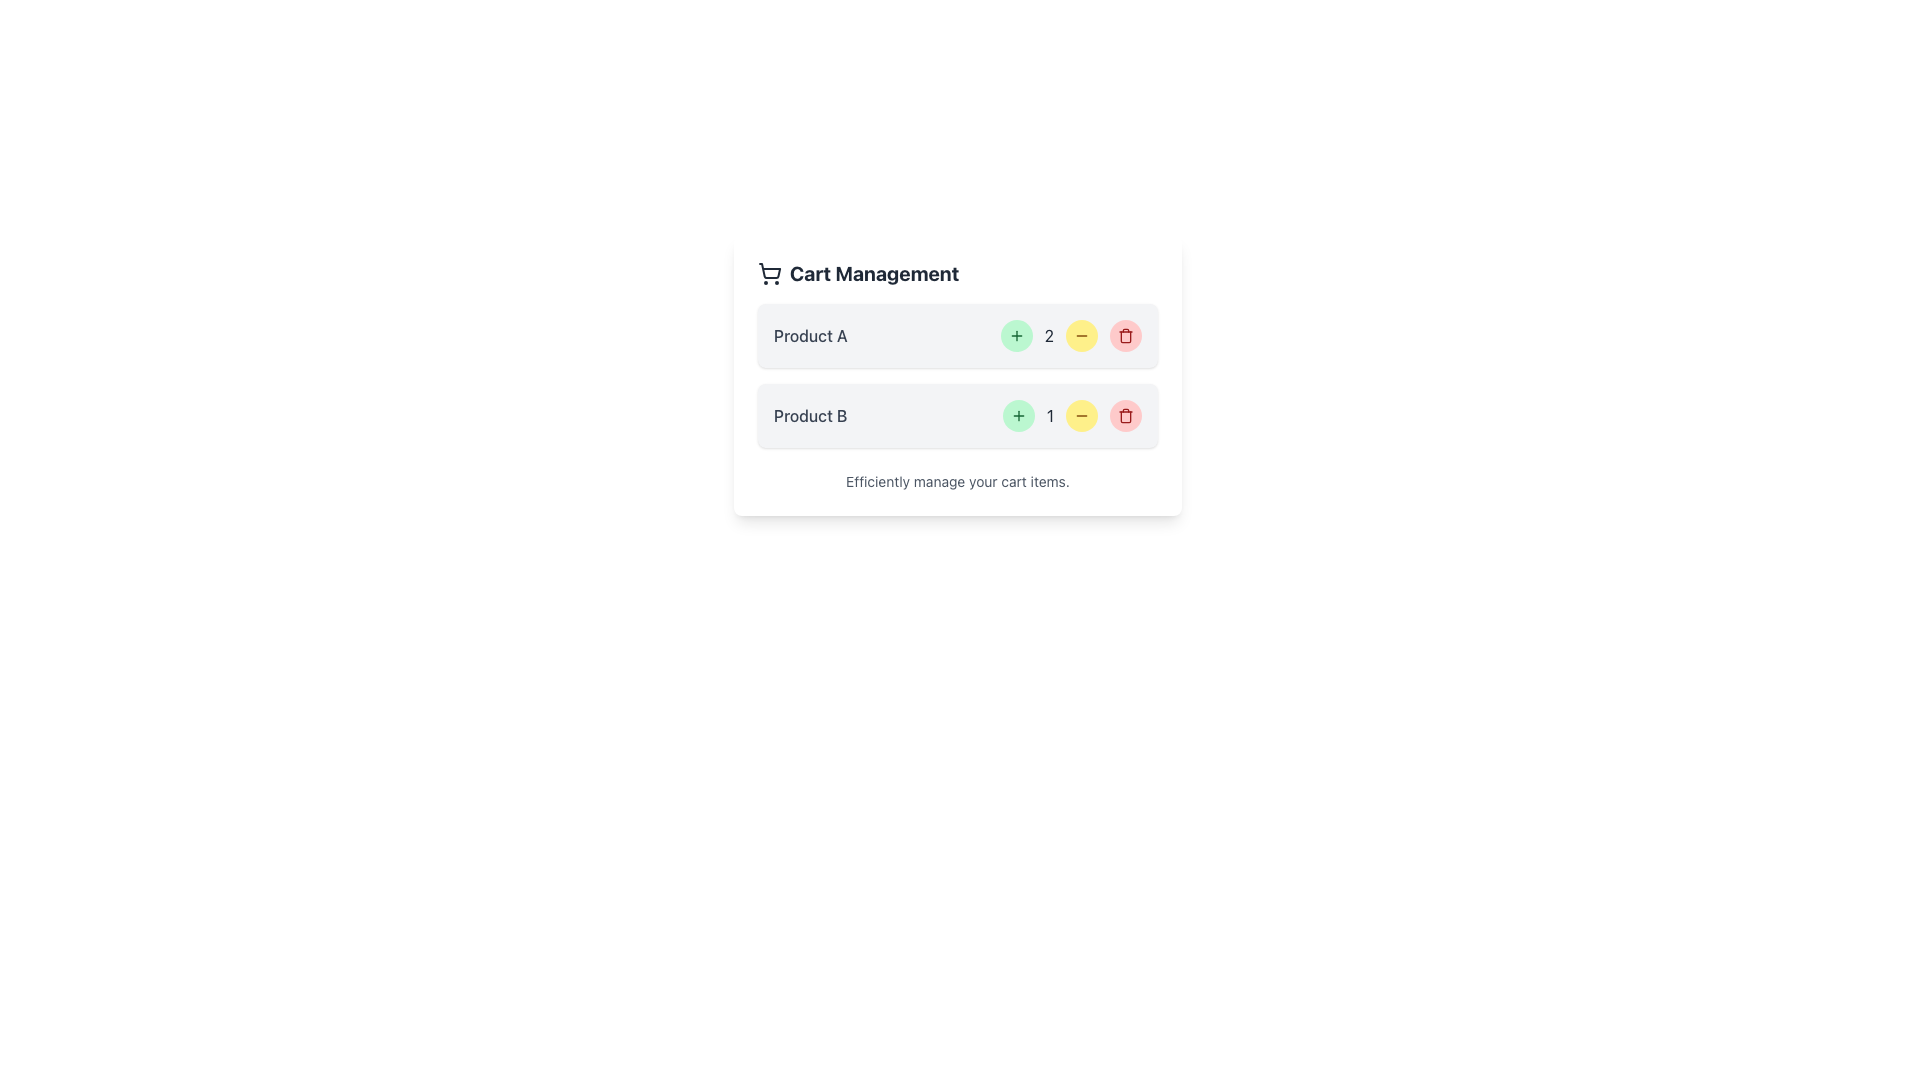 Image resolution: width=1920 pixels, height=1080 pixels. Describe the element at coordinates (1080, 415) in the screenshot. I see `the decrement button for 'Product B'` at that location.